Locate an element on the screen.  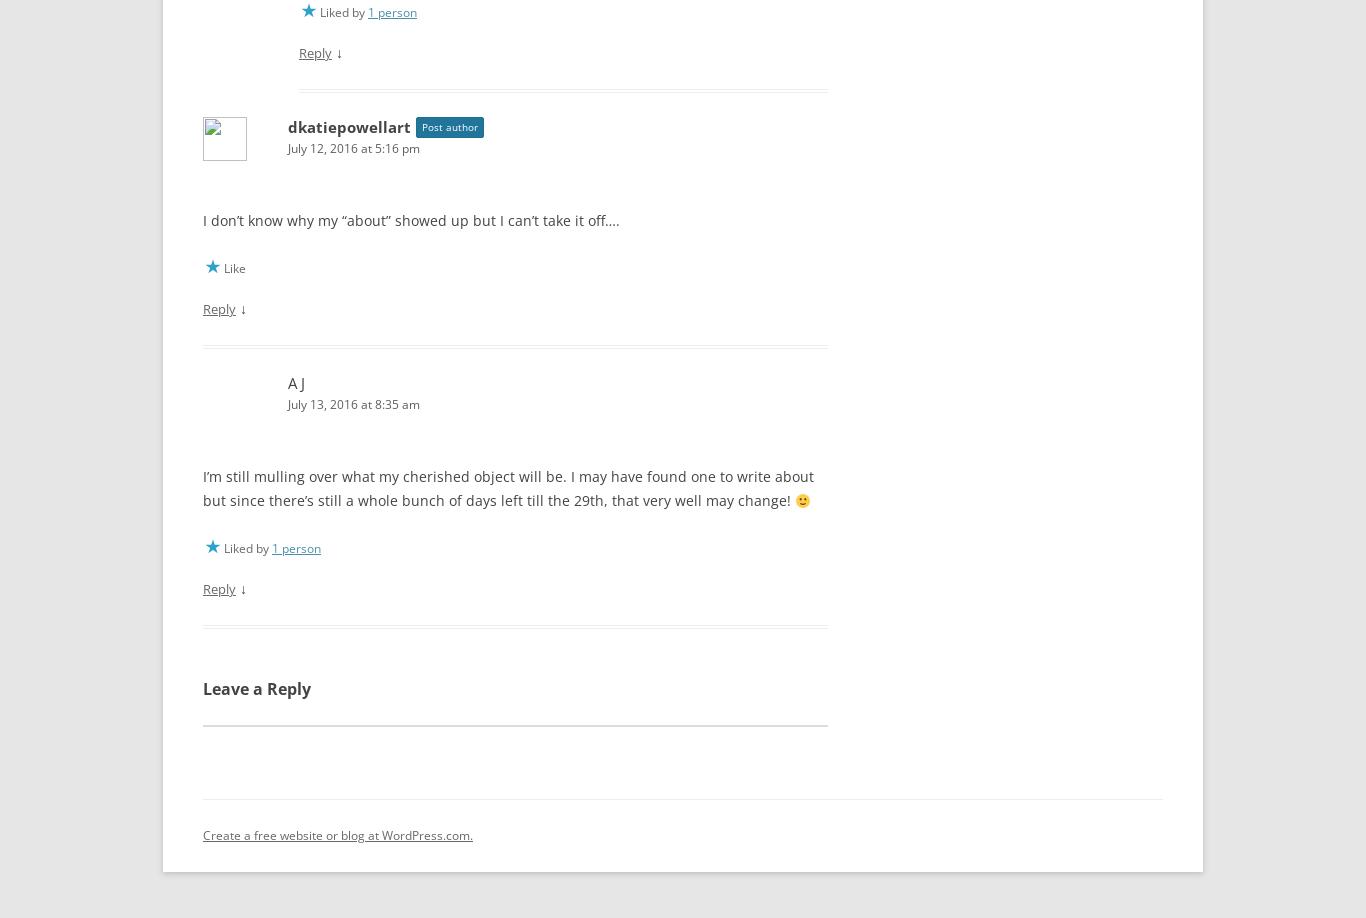
'July 12, 2016 at 5:16 pm' is located at coordinates (353, 141).